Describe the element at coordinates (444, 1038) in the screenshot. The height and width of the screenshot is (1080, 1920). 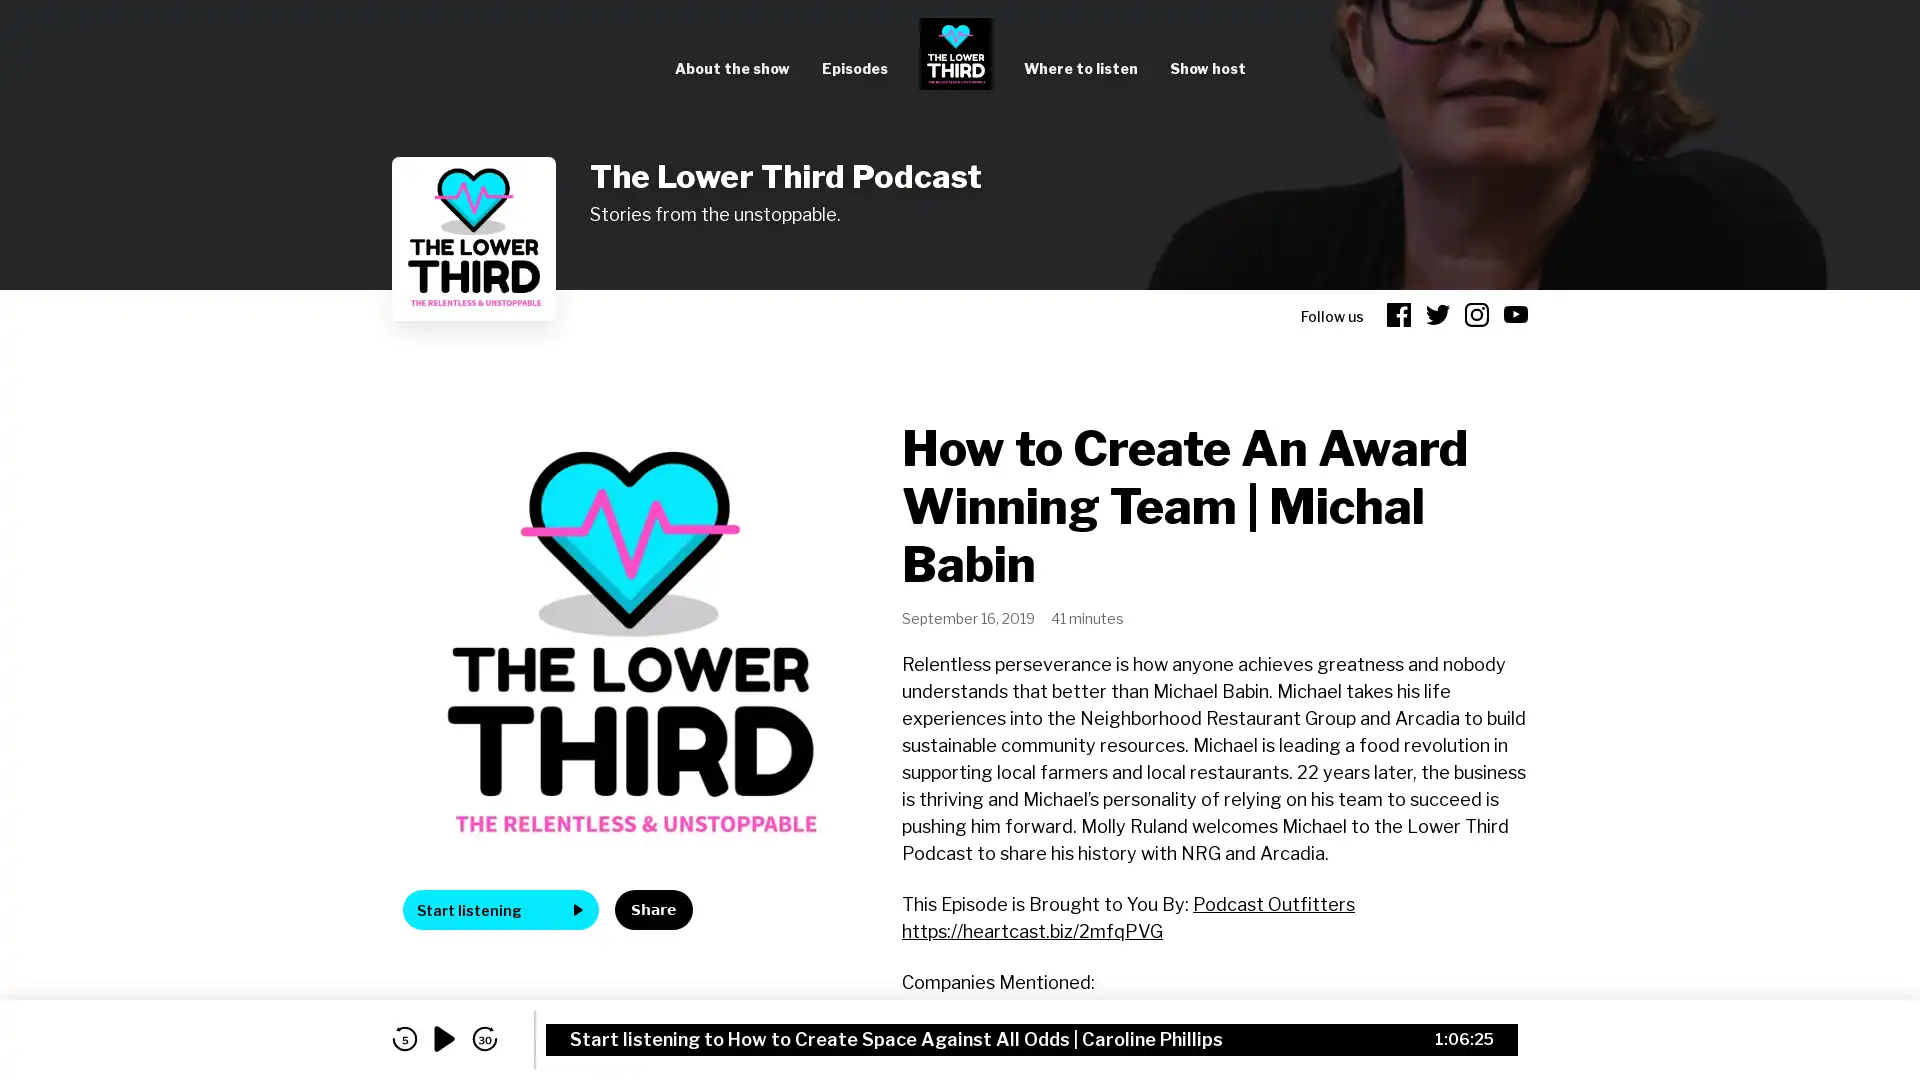
I see `play audio` at that location.